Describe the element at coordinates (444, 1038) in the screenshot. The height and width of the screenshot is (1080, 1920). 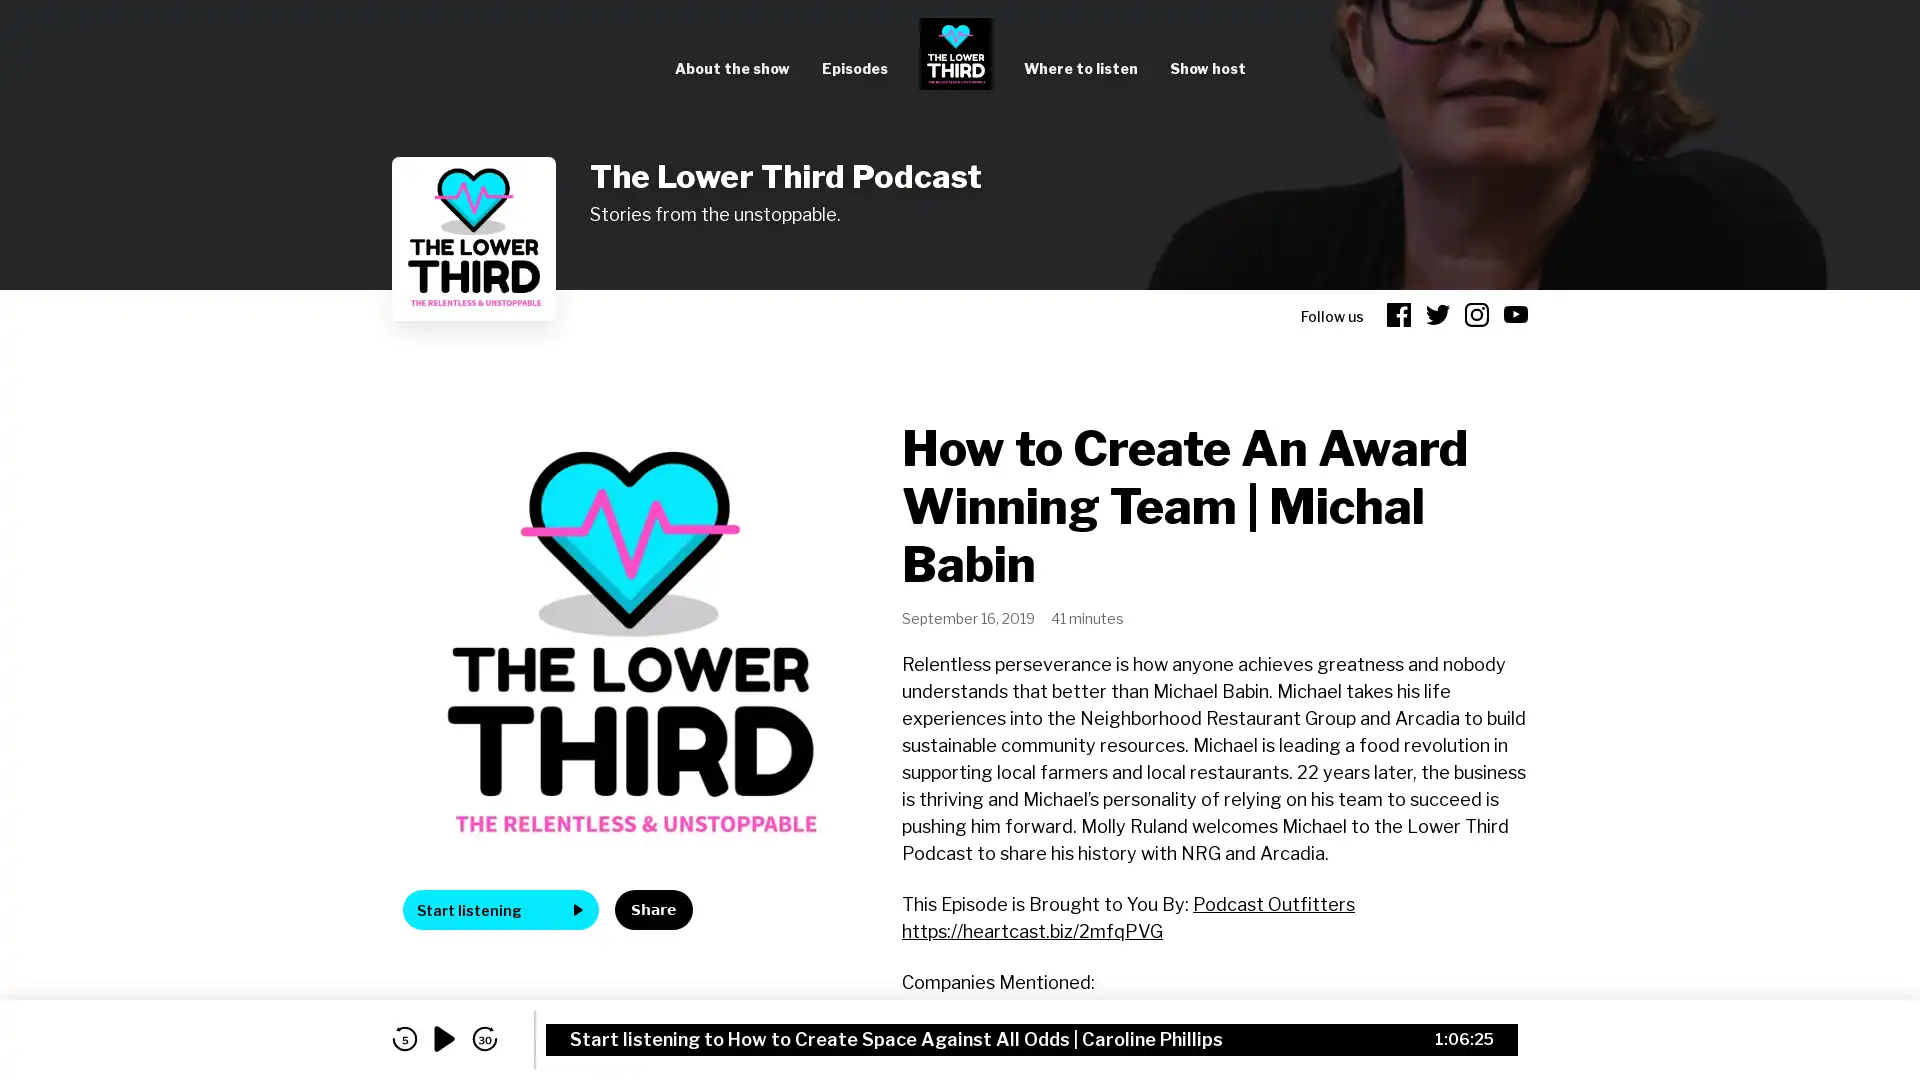
I see `play audio` at that location.